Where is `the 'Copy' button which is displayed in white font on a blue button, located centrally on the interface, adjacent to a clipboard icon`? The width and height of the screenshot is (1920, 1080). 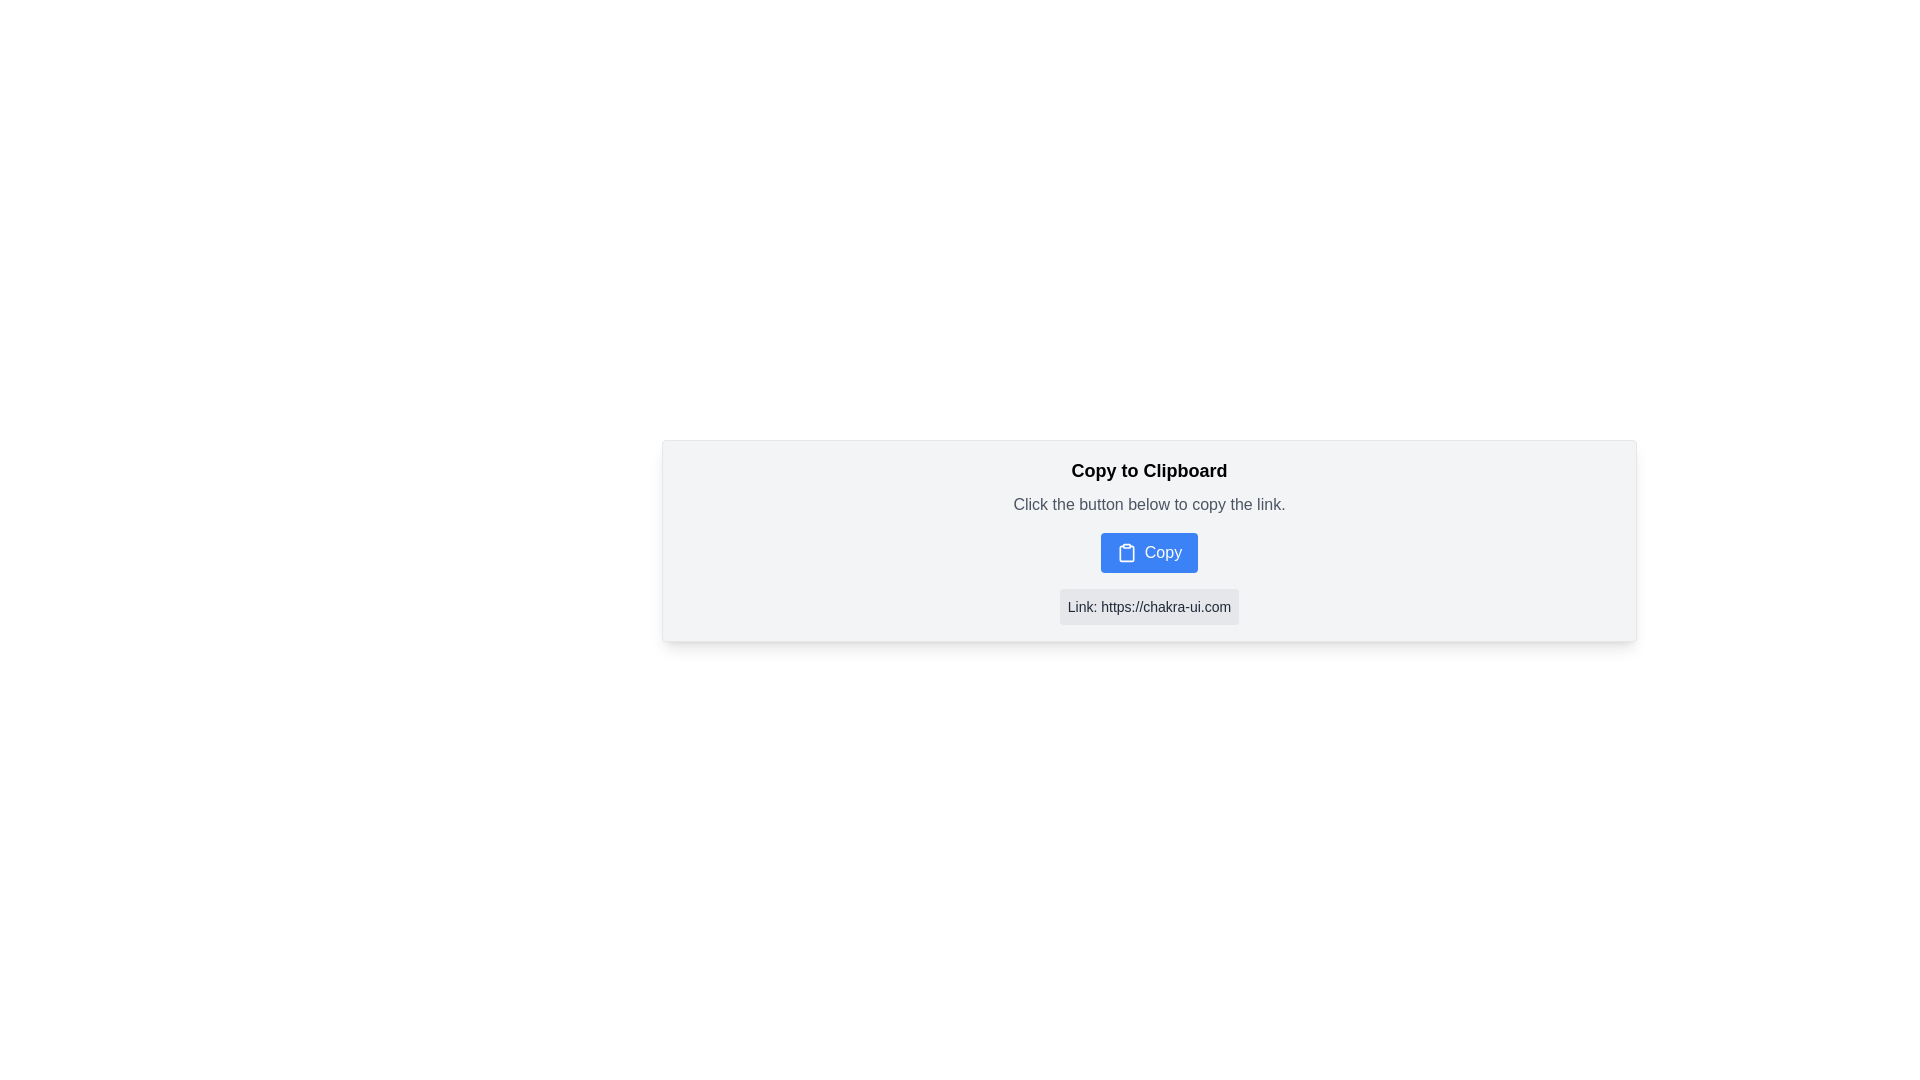
the 'Copy' button which is displayed in white font on a blue button, located centrally on the interface, adjacent to a clipboard icon is located at coordinates (1163, 552).